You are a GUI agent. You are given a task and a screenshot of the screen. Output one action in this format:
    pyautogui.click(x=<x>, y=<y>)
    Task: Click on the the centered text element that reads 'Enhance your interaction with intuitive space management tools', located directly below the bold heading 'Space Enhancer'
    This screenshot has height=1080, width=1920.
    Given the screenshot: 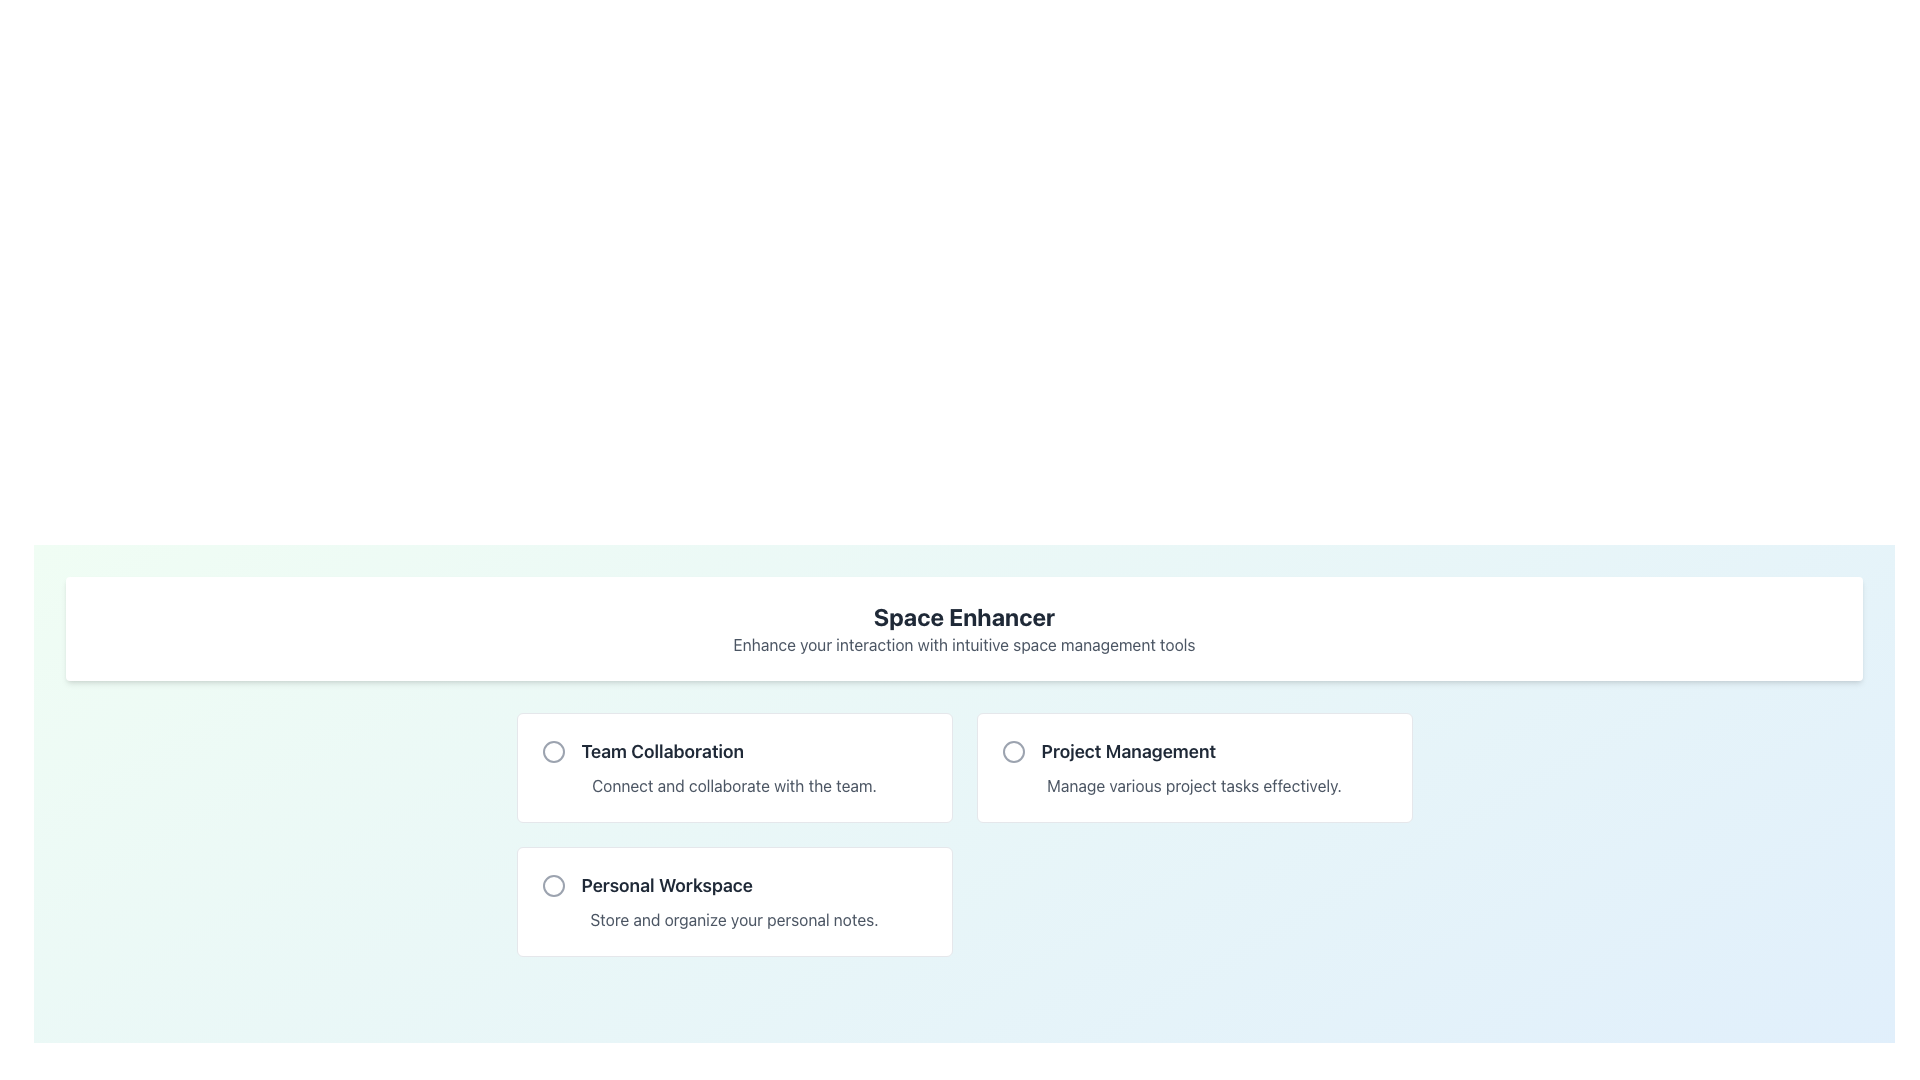 What is the action you would take?
    pyautogui.click(x=964, y=644)
    